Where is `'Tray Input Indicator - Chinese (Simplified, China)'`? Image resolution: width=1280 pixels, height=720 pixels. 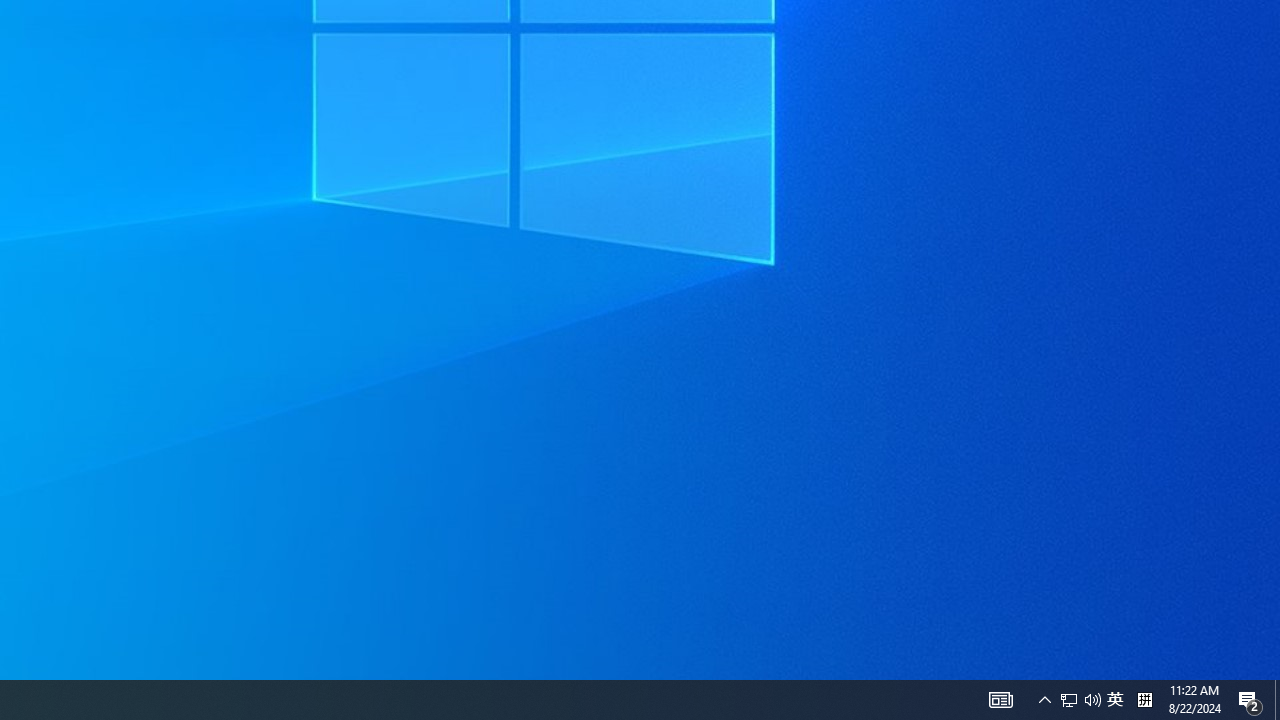
'Tray Input Indicator - Chinese (Simplified, China)' is located at coordinates (1079, 698).